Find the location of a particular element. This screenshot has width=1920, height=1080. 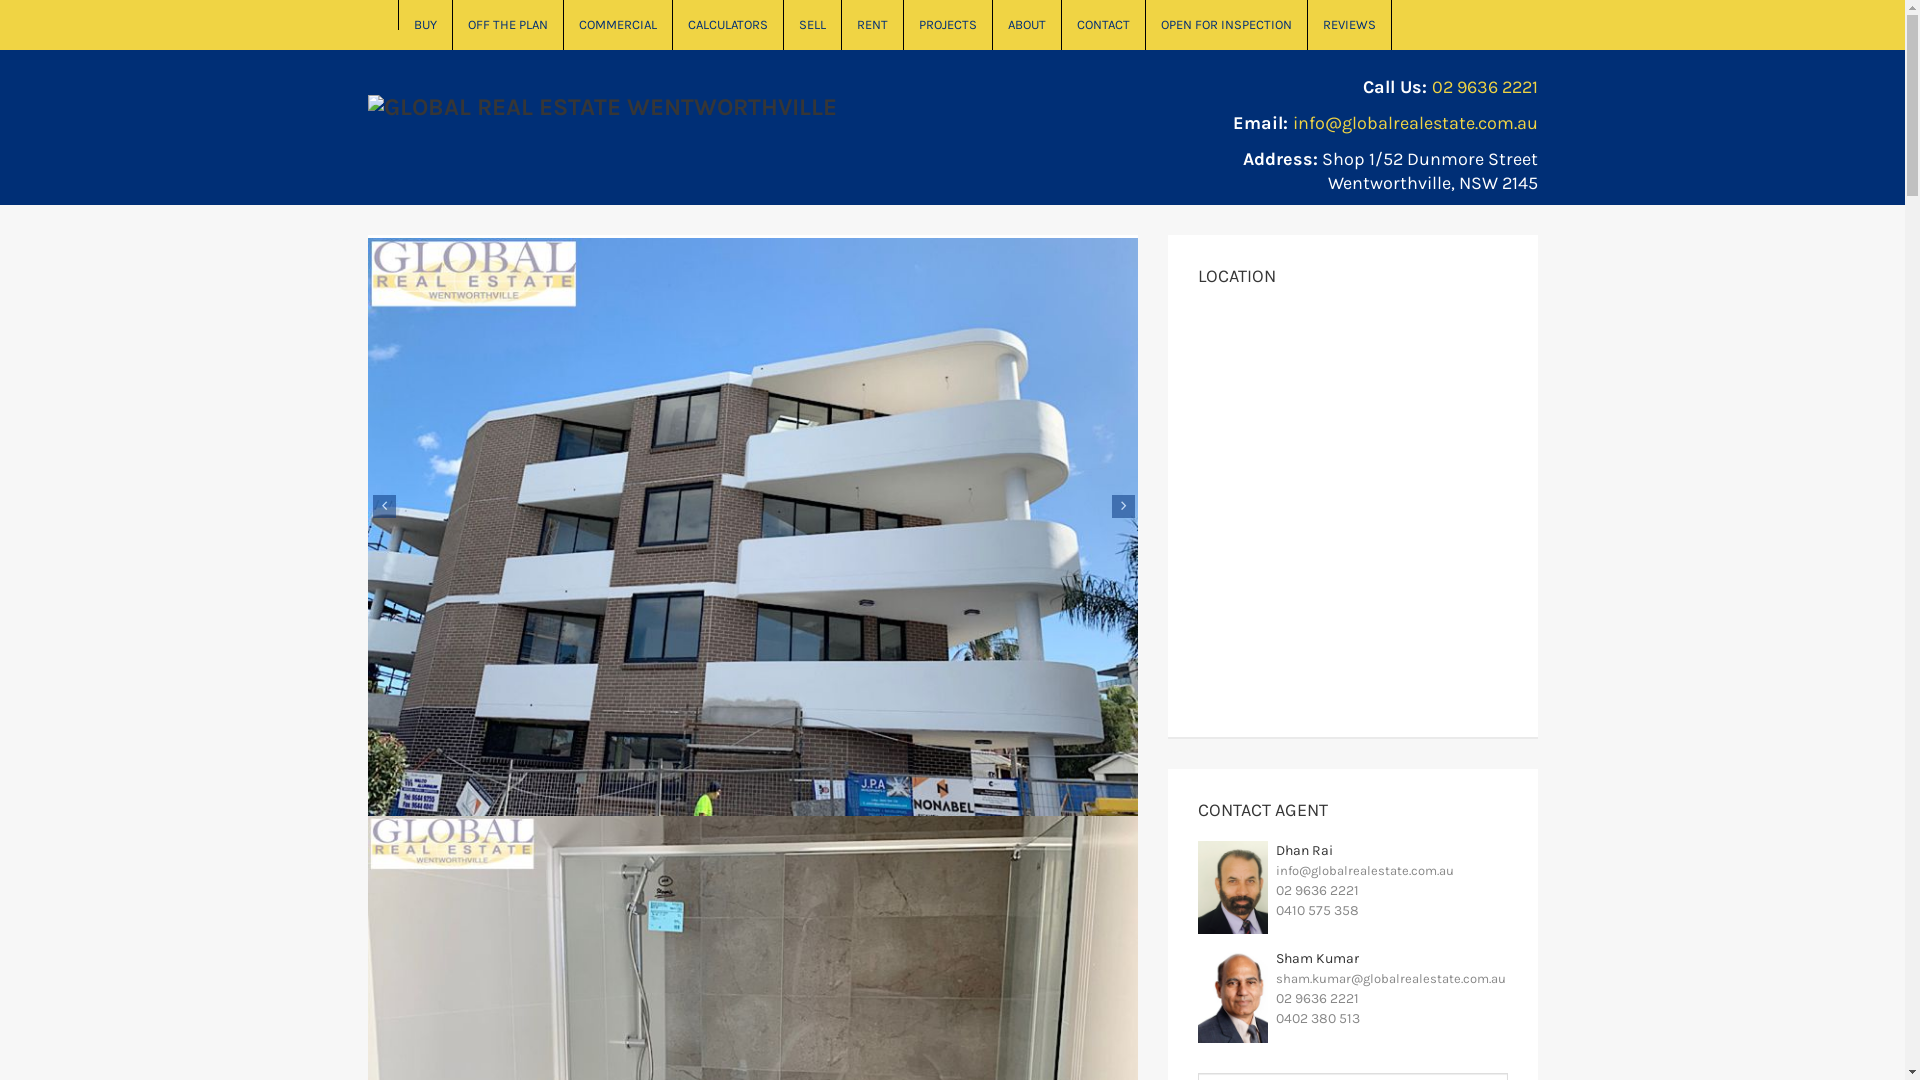

'ABOUT' is located at coordinates (1026, 24).